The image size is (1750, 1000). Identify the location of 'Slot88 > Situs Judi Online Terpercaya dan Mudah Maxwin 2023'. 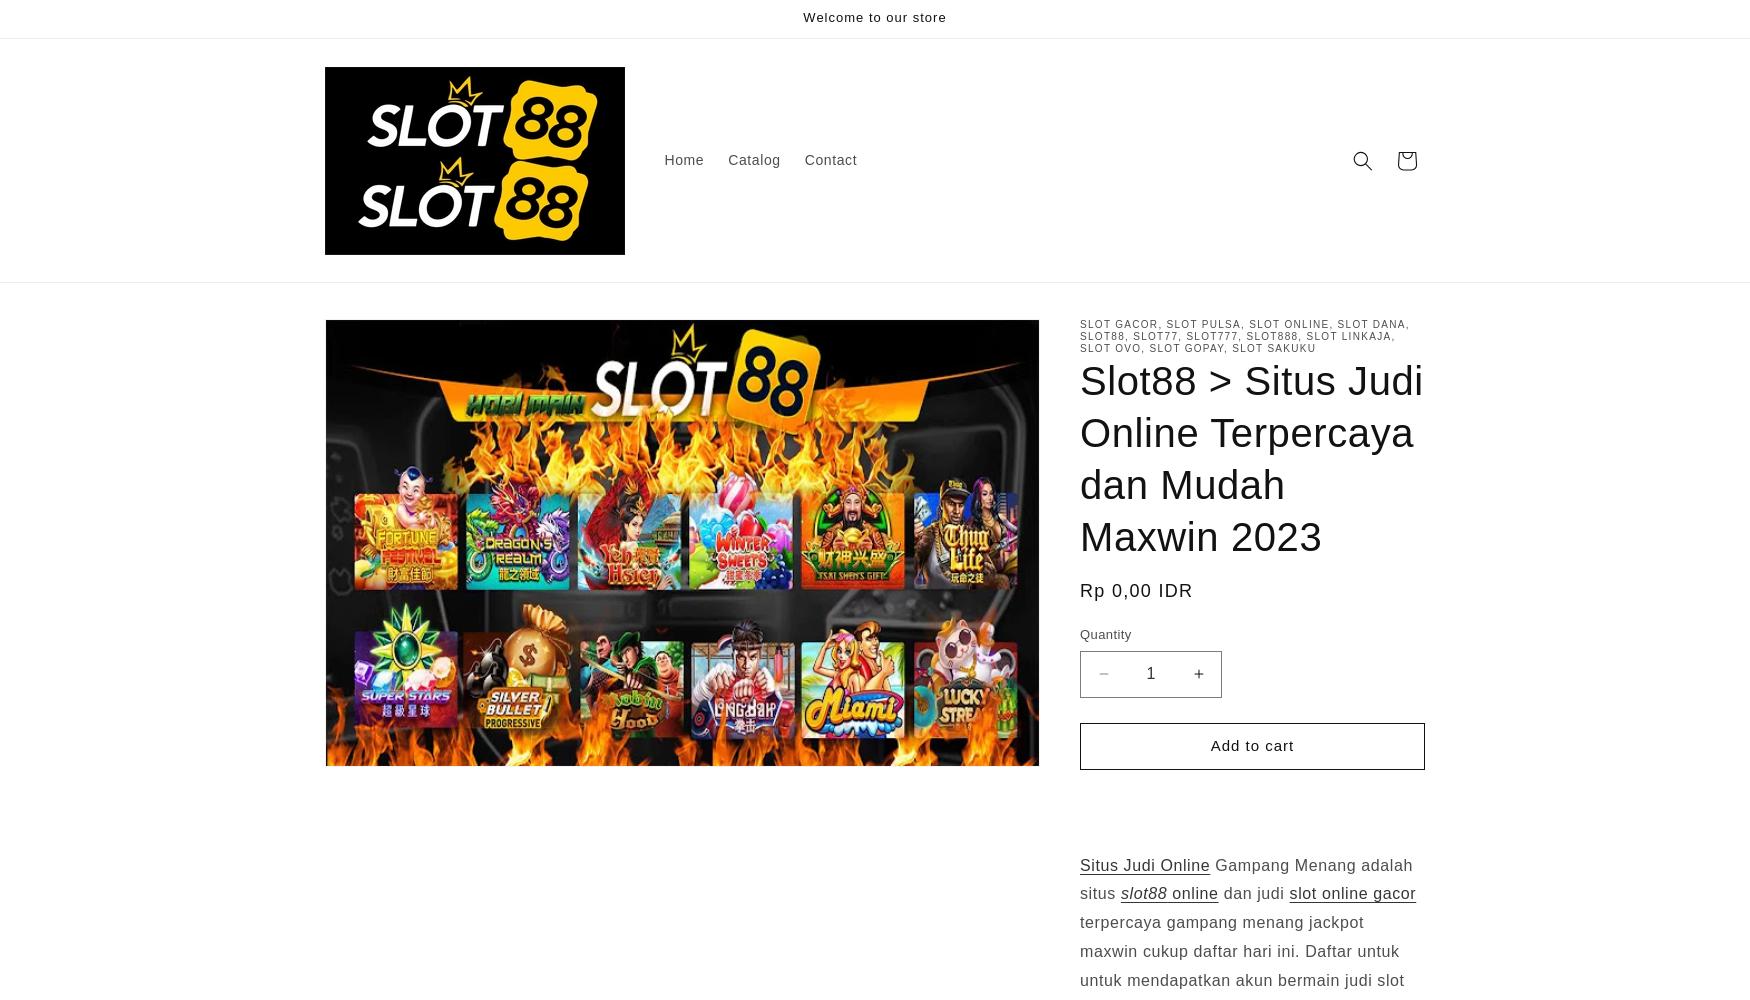
(1250, 458).